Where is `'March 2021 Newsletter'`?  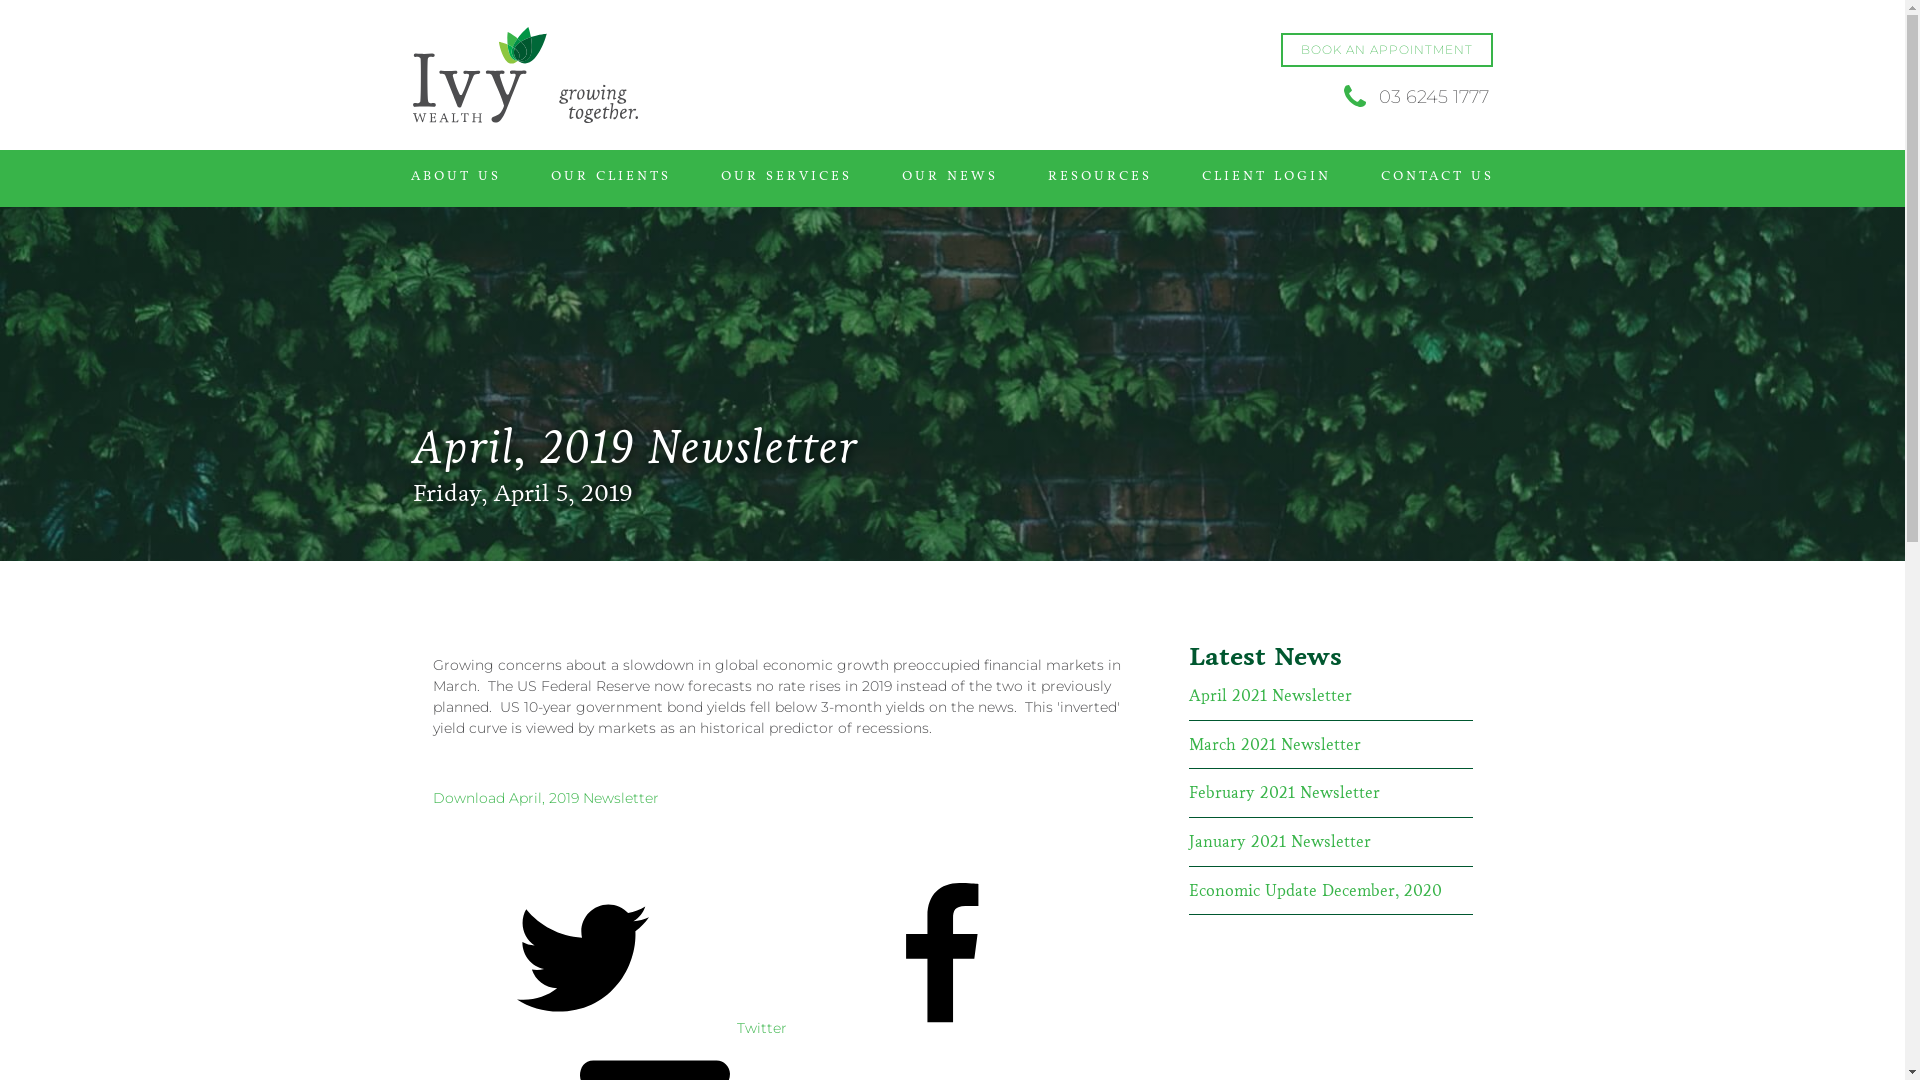
'March 2021 Newsletter' is located at coordinates (1188, 744).